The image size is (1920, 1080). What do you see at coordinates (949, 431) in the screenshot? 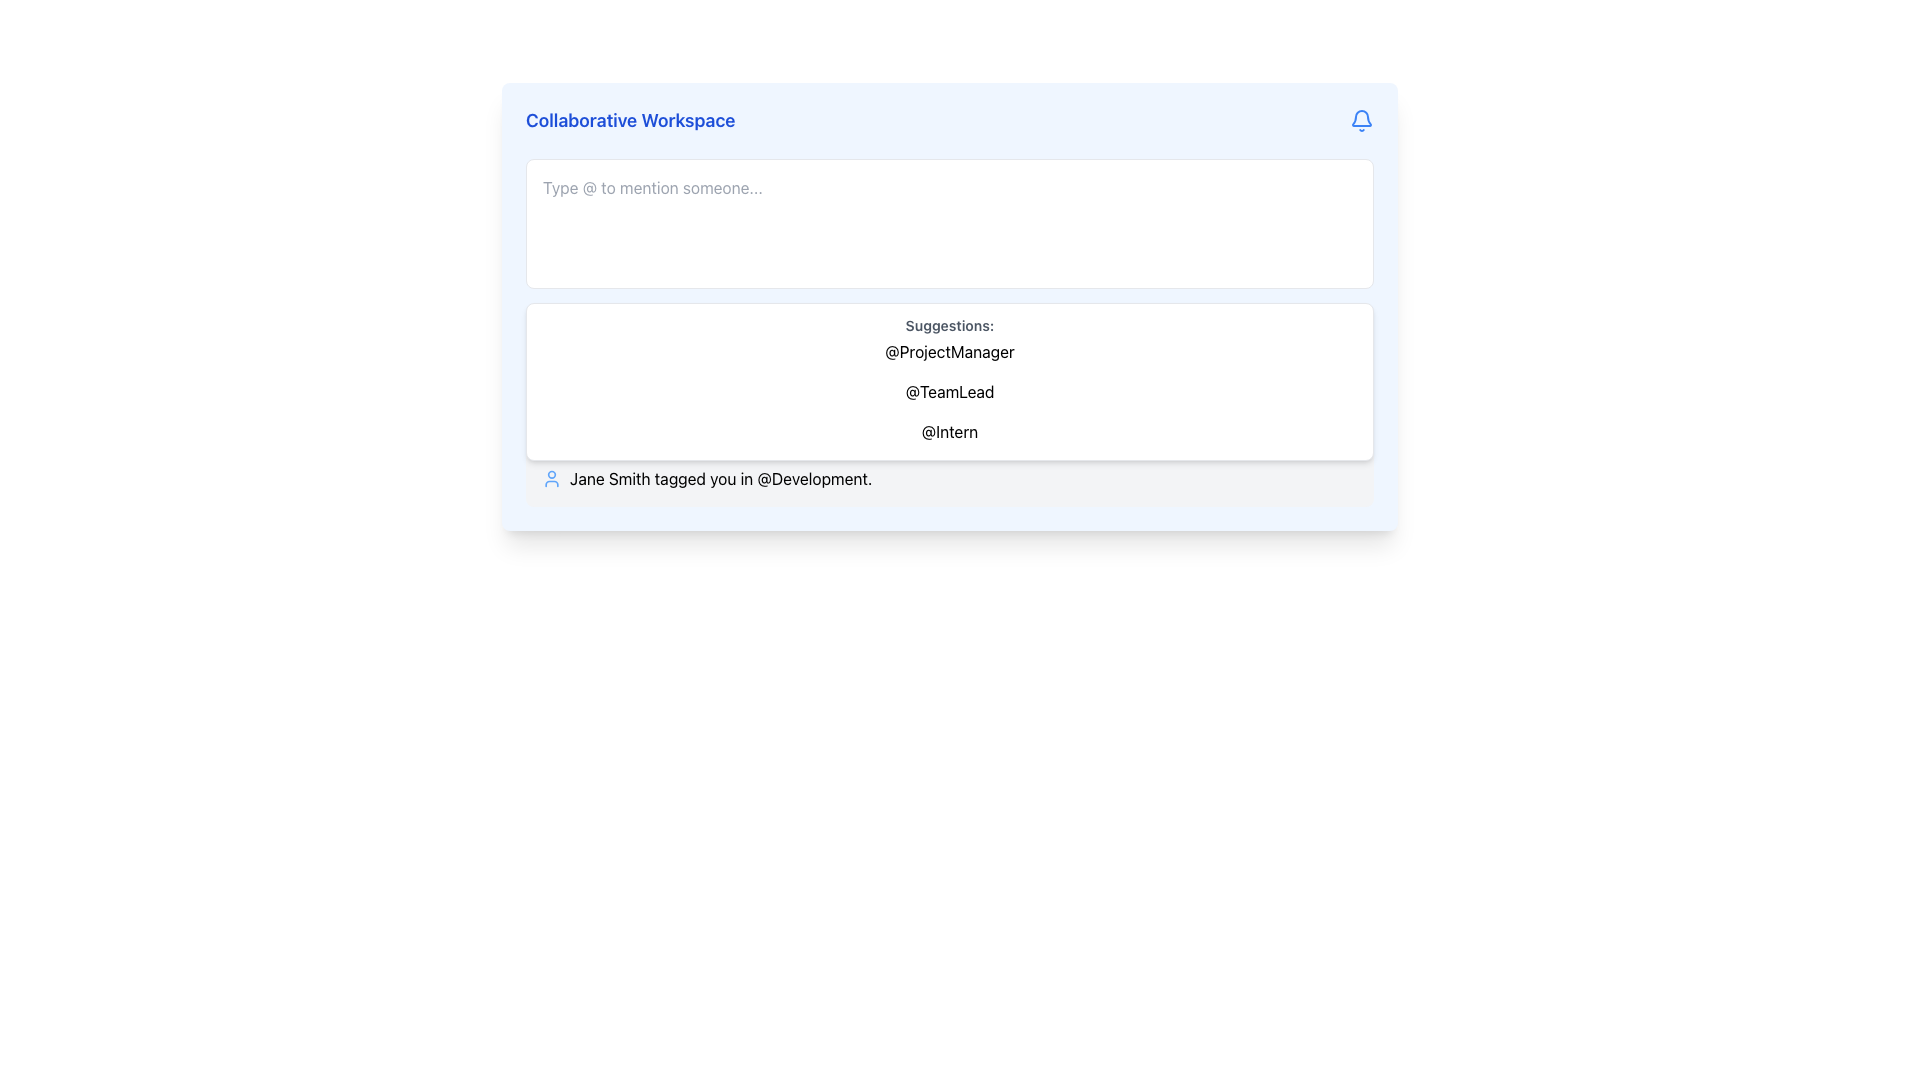
I see `the Text Label for tagging '@Intern', the third item in the suggestions list` at bounding box center [949, 431].